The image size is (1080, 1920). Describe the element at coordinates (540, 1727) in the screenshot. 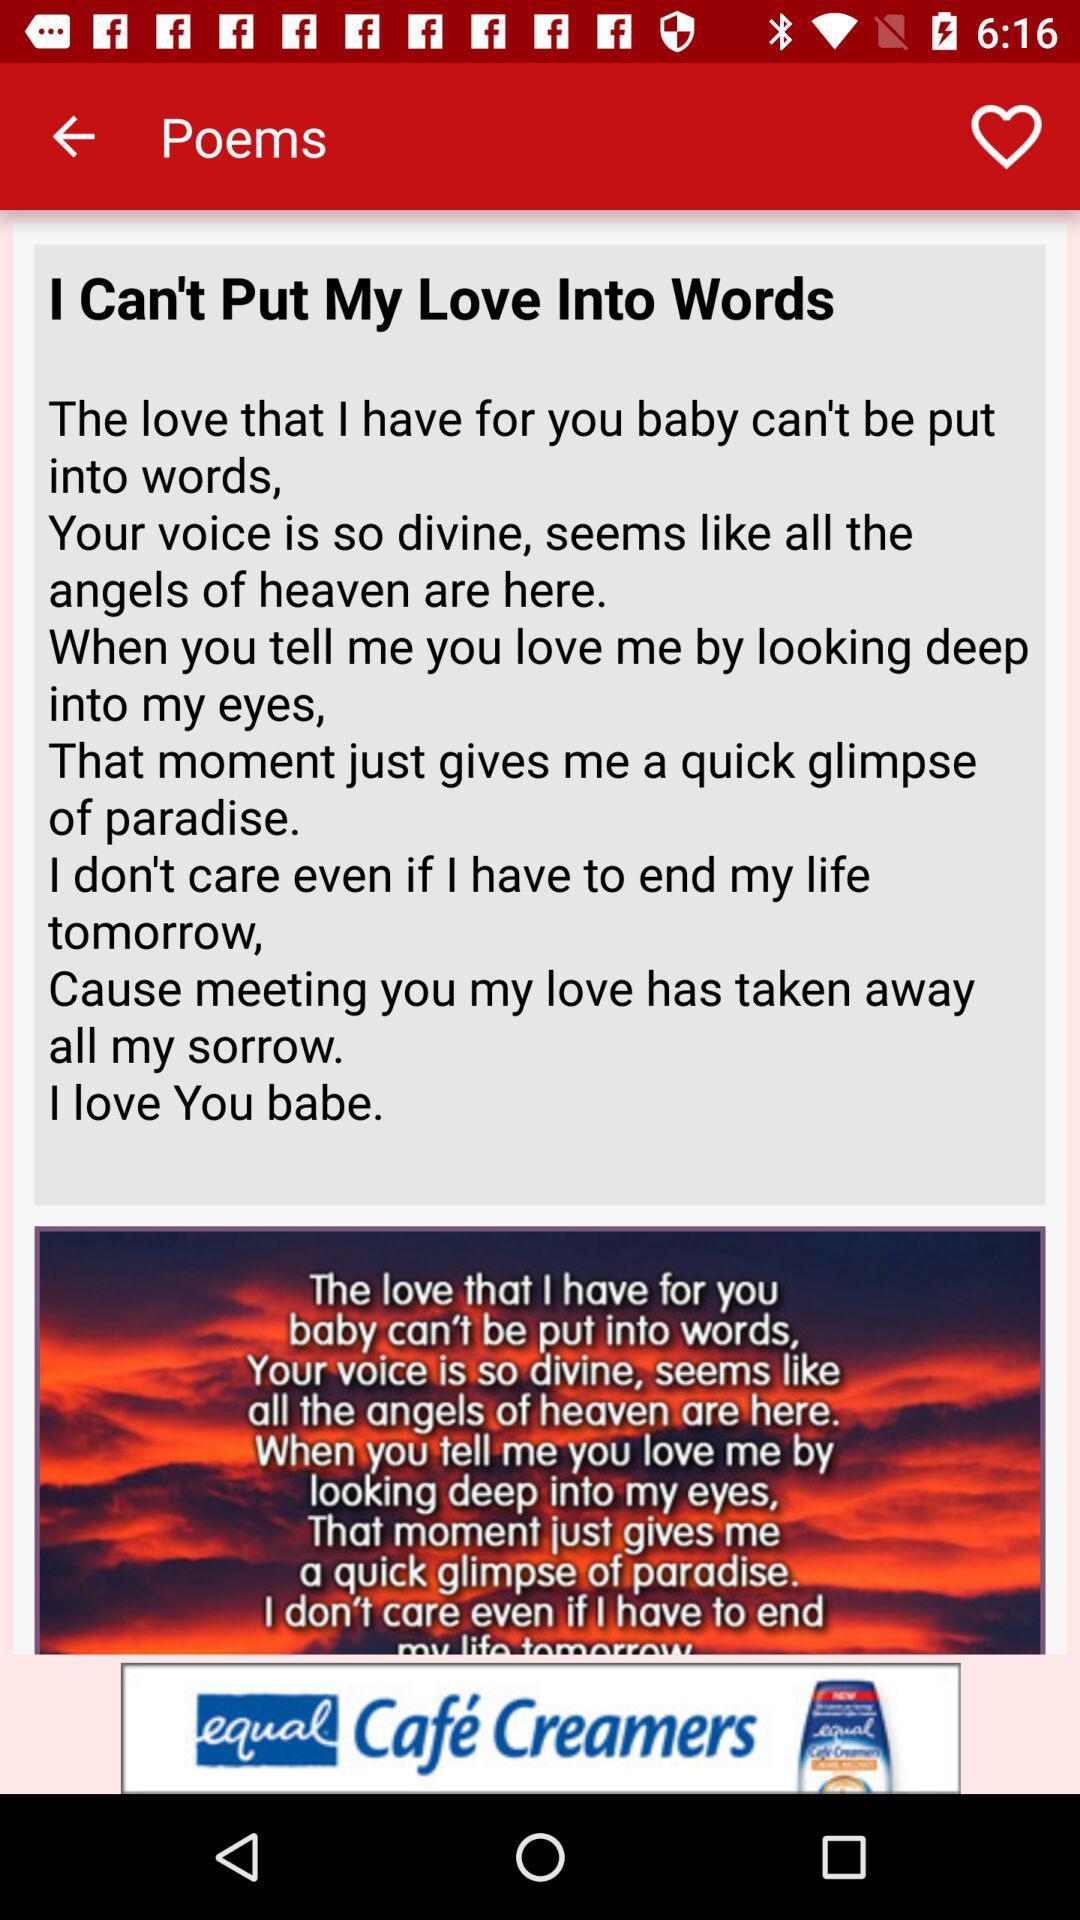

I see `icon` at that location.